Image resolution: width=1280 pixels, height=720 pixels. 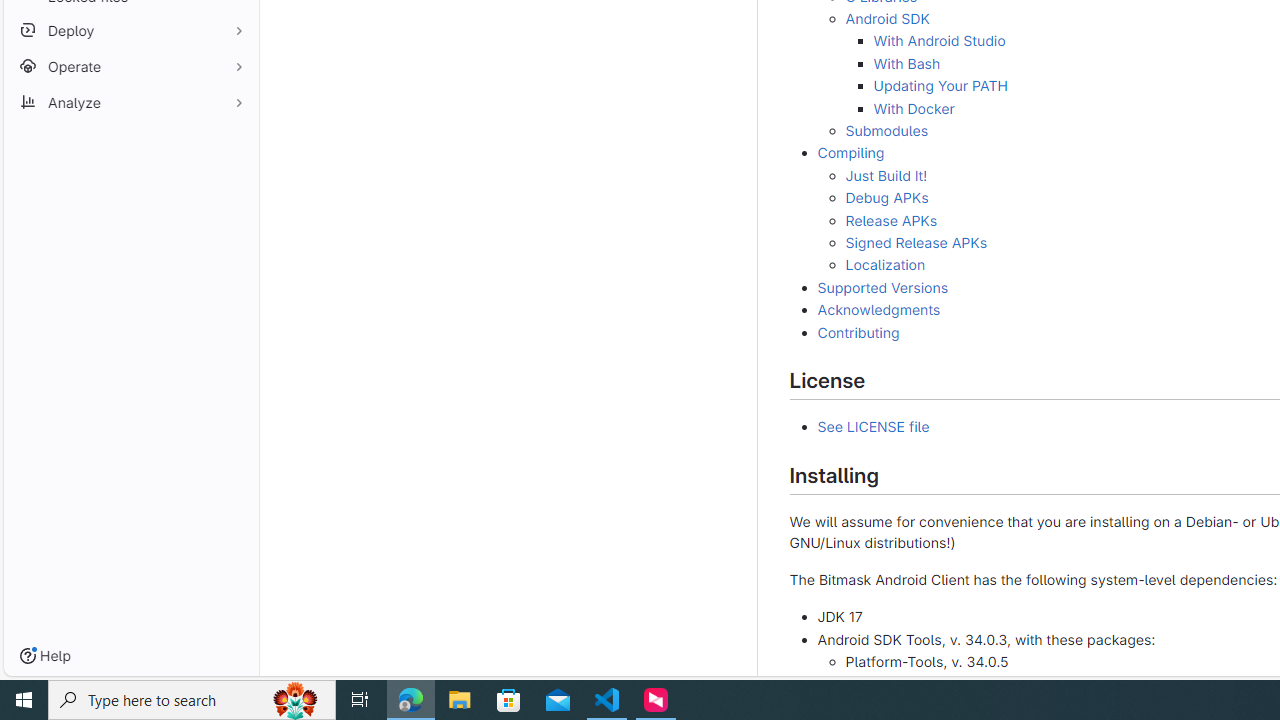 What do you see at coordinates (886, 198) in the screenshot?
I see `'Debug APKs'` at bounding box center [886, 198].